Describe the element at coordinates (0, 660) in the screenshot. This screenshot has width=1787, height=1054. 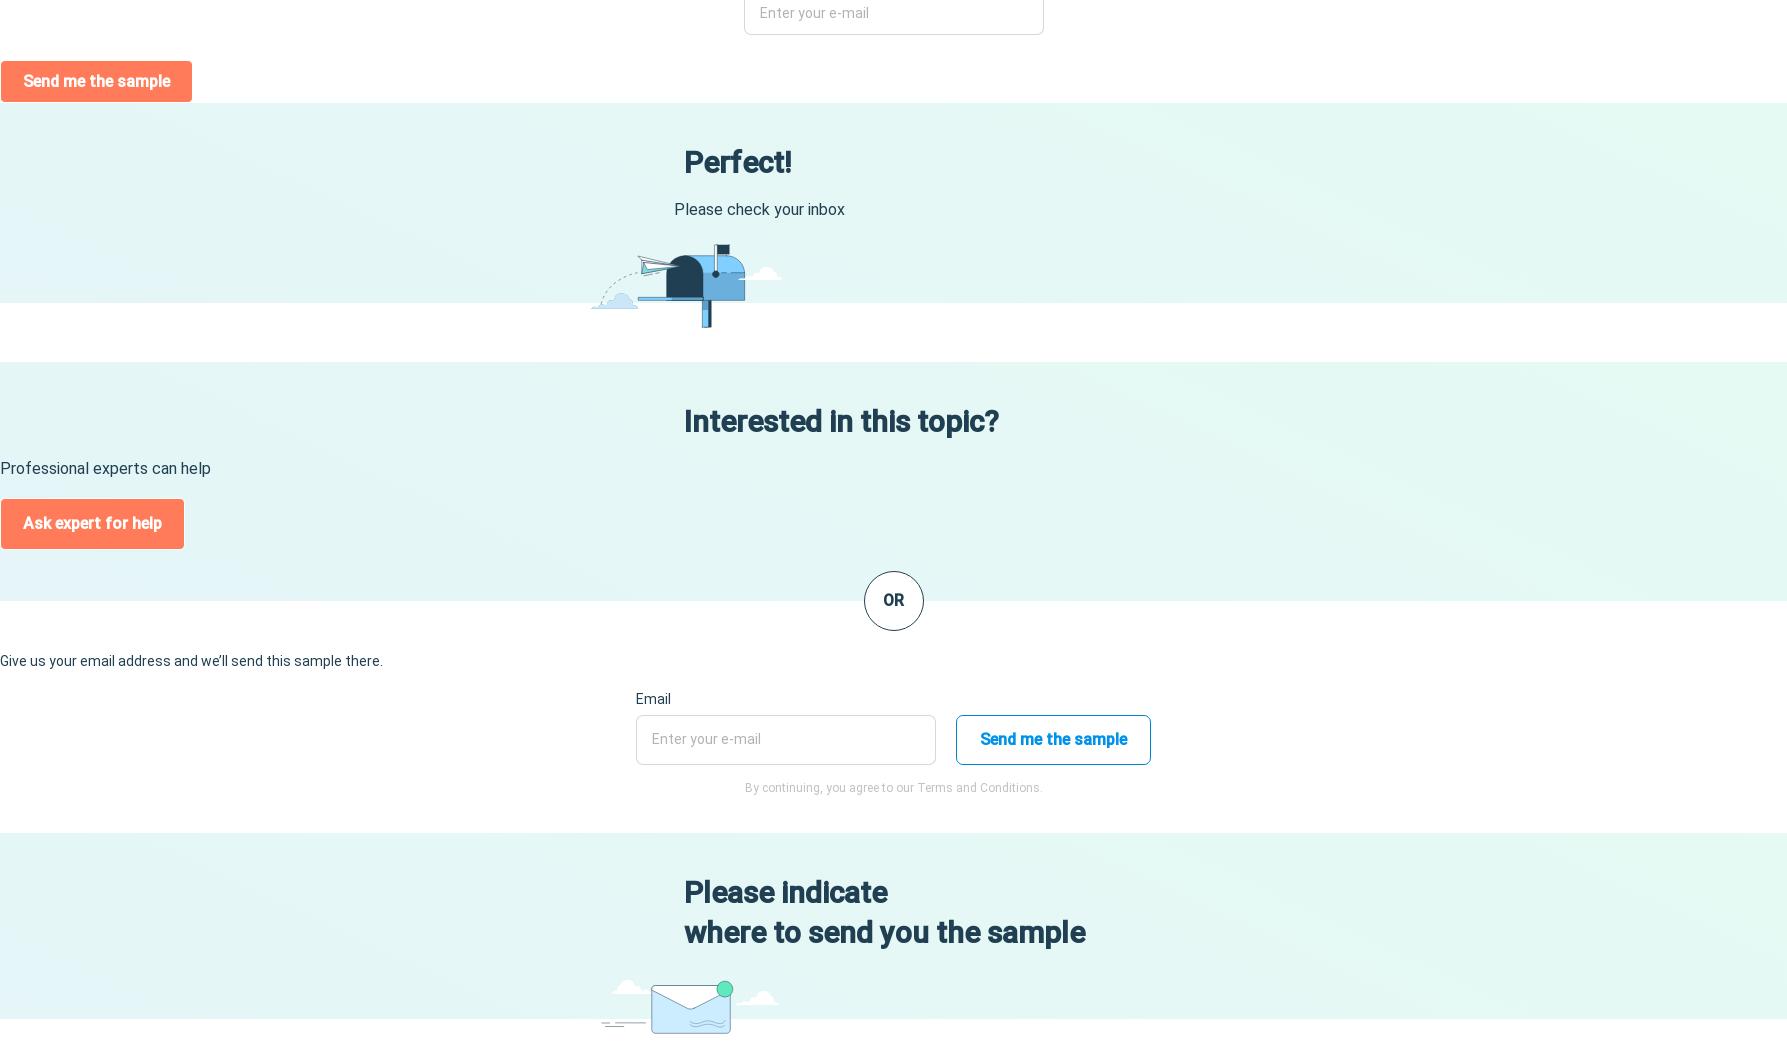
I see `'Give us your email address and we’ll send this sample there.'` at that location.